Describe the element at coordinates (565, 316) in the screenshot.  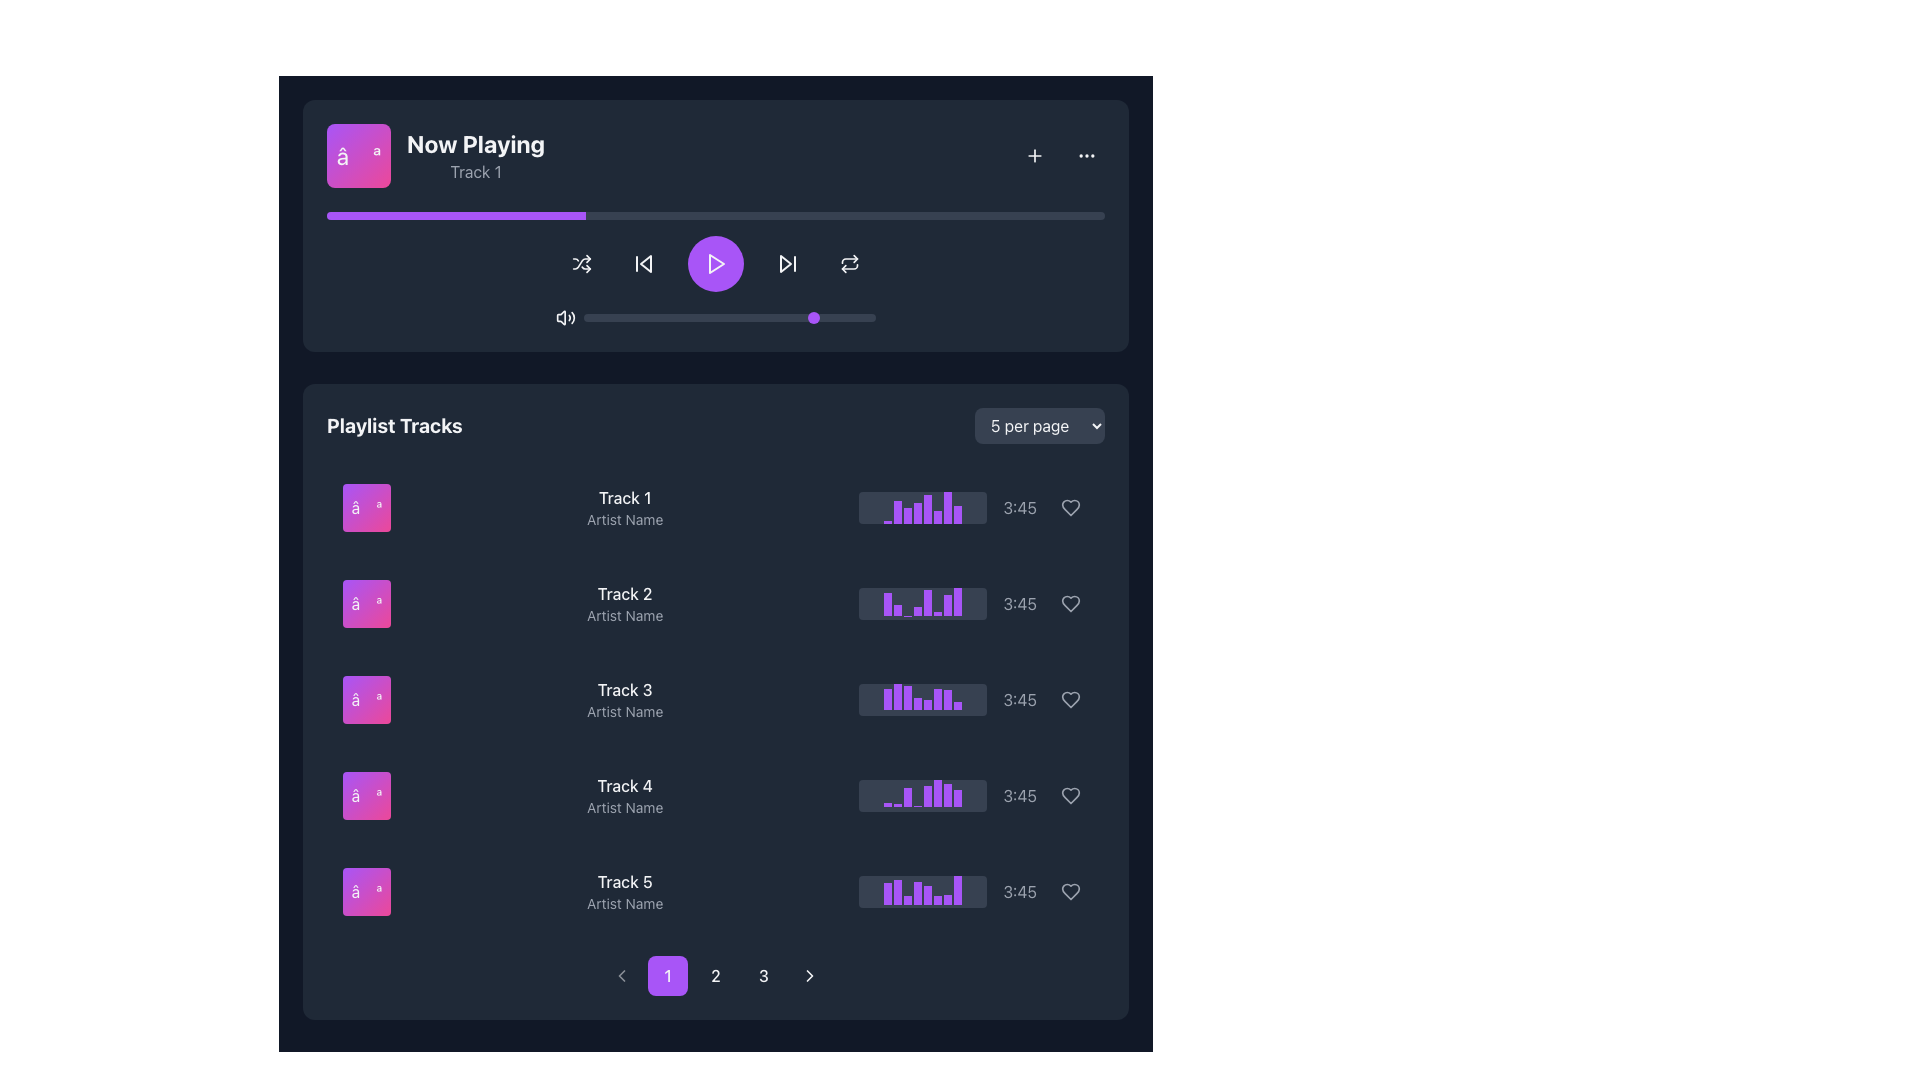
I see `the volume control icon button located in the audio control section, to the left of the playback progress bar` at that location.